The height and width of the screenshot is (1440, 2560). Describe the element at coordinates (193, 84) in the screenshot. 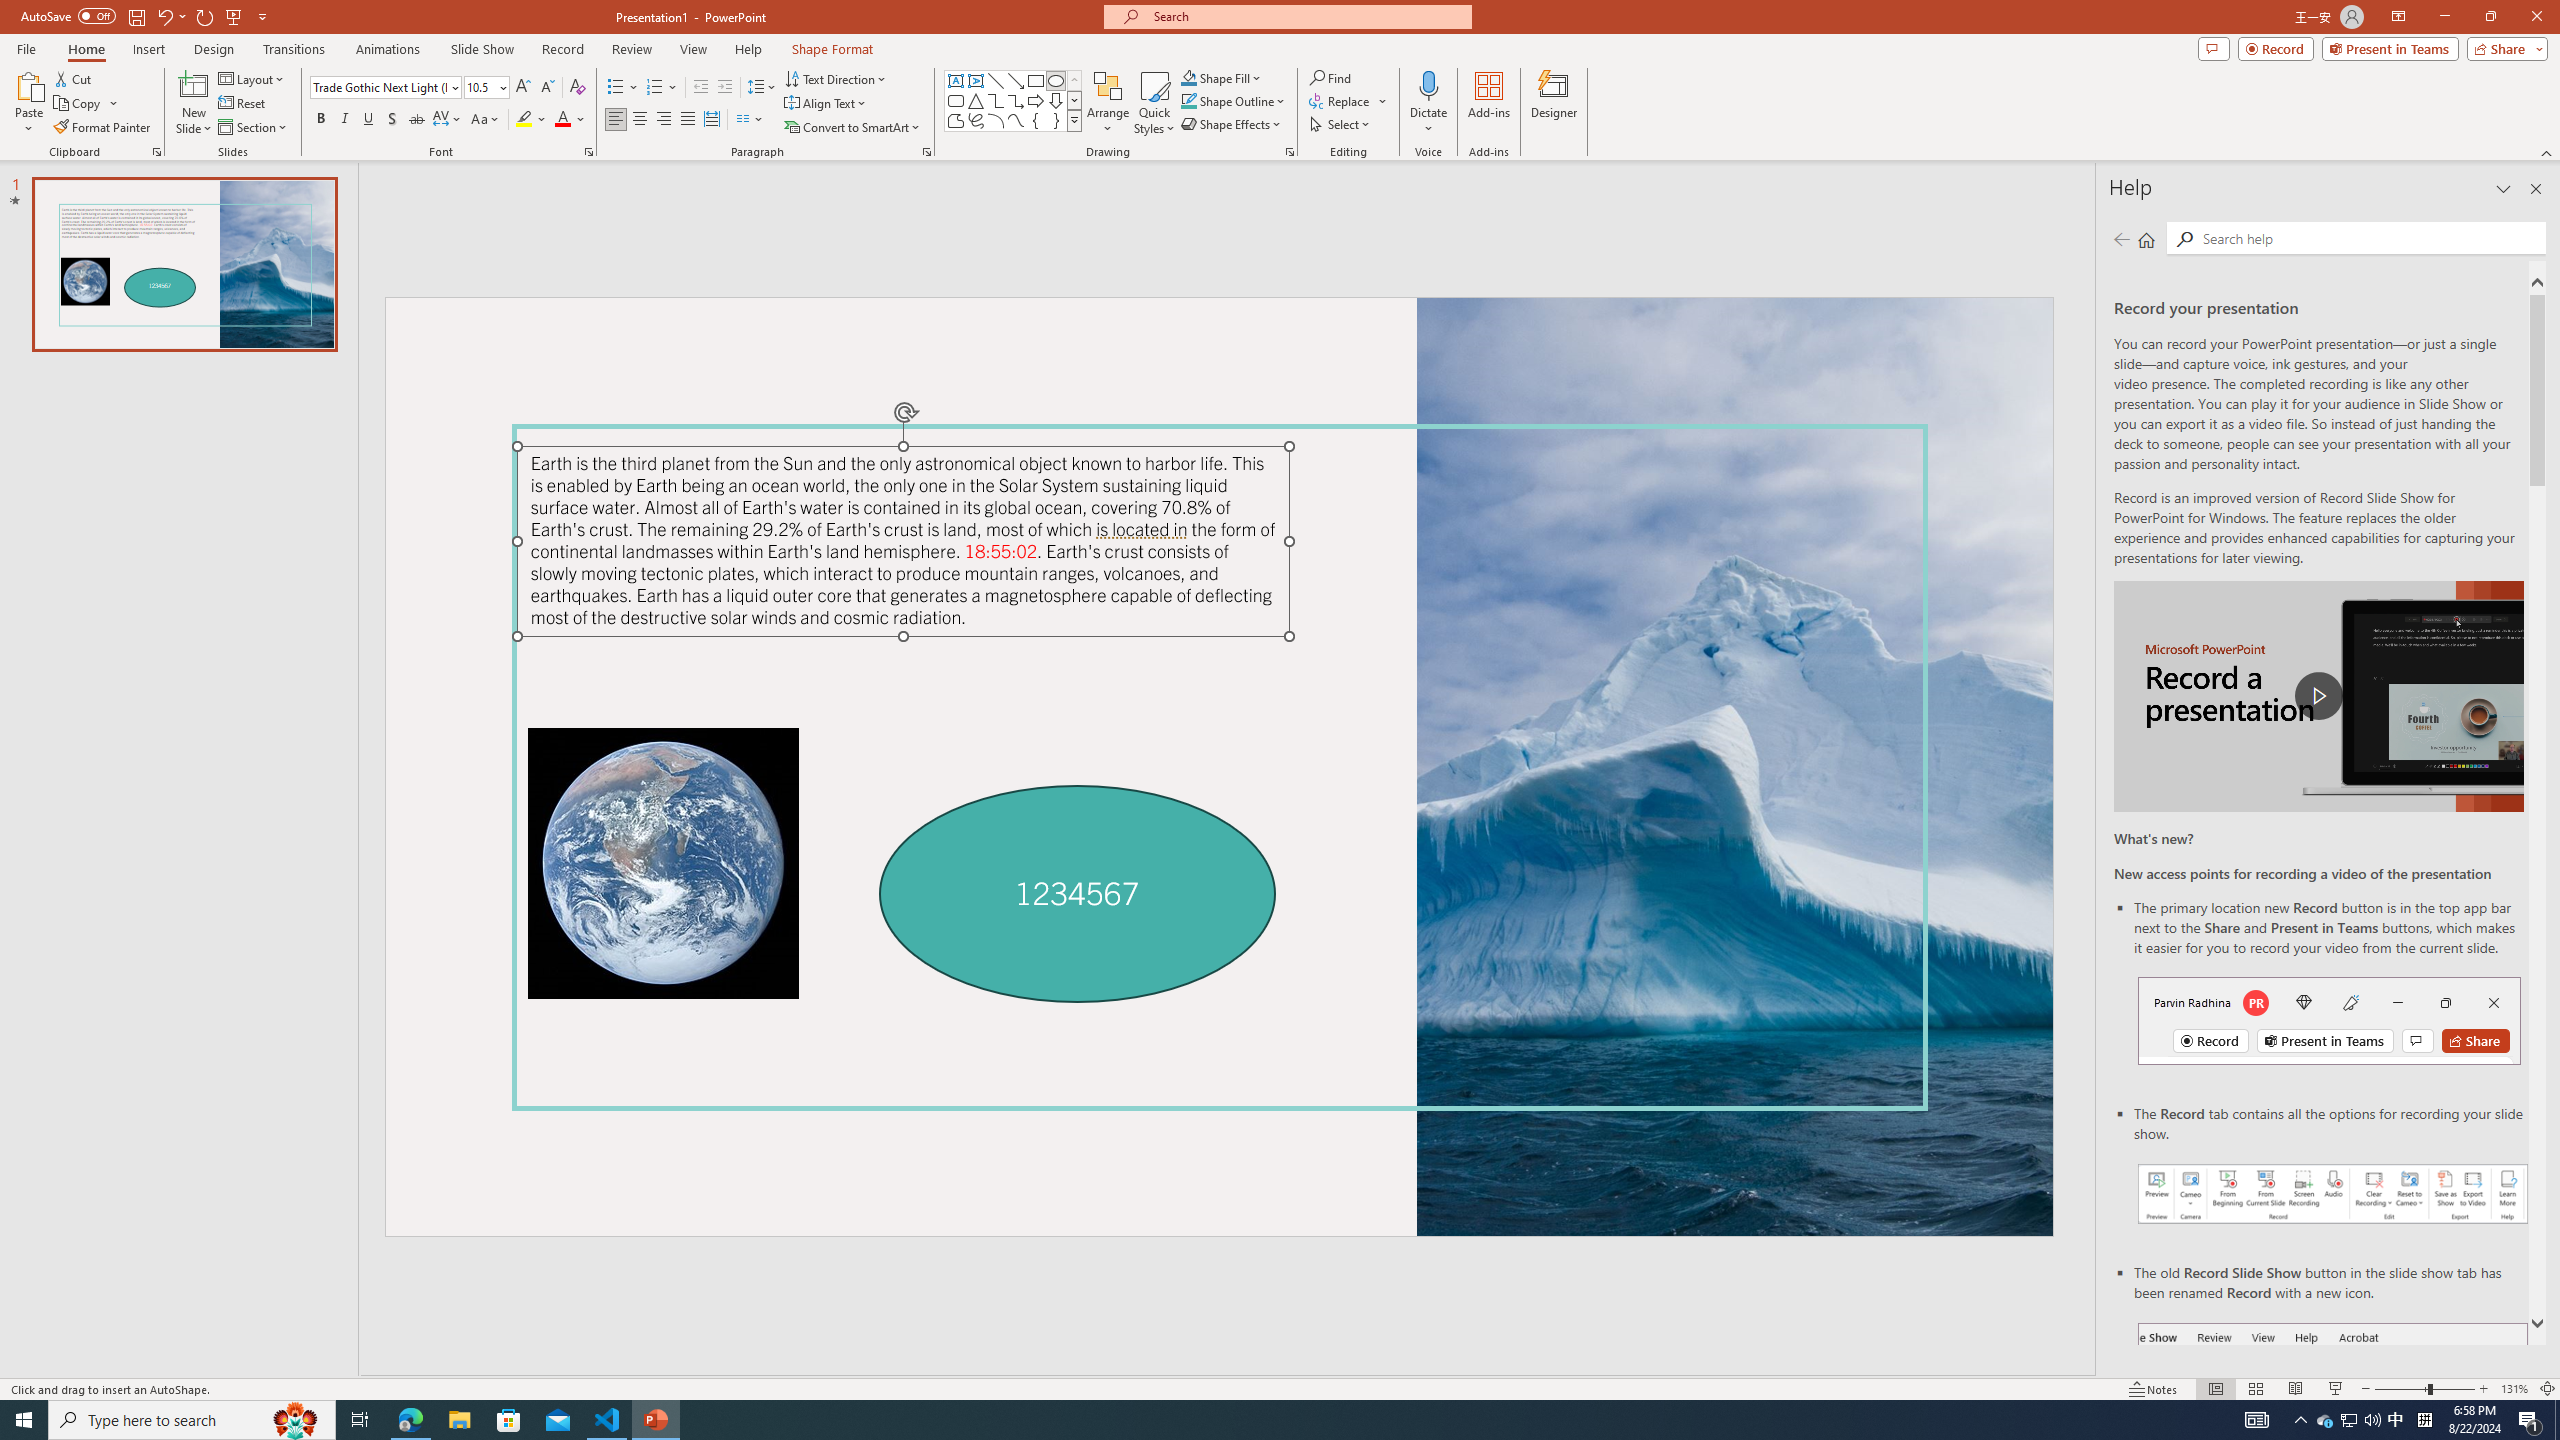

I see `'New Slide'` at that location.